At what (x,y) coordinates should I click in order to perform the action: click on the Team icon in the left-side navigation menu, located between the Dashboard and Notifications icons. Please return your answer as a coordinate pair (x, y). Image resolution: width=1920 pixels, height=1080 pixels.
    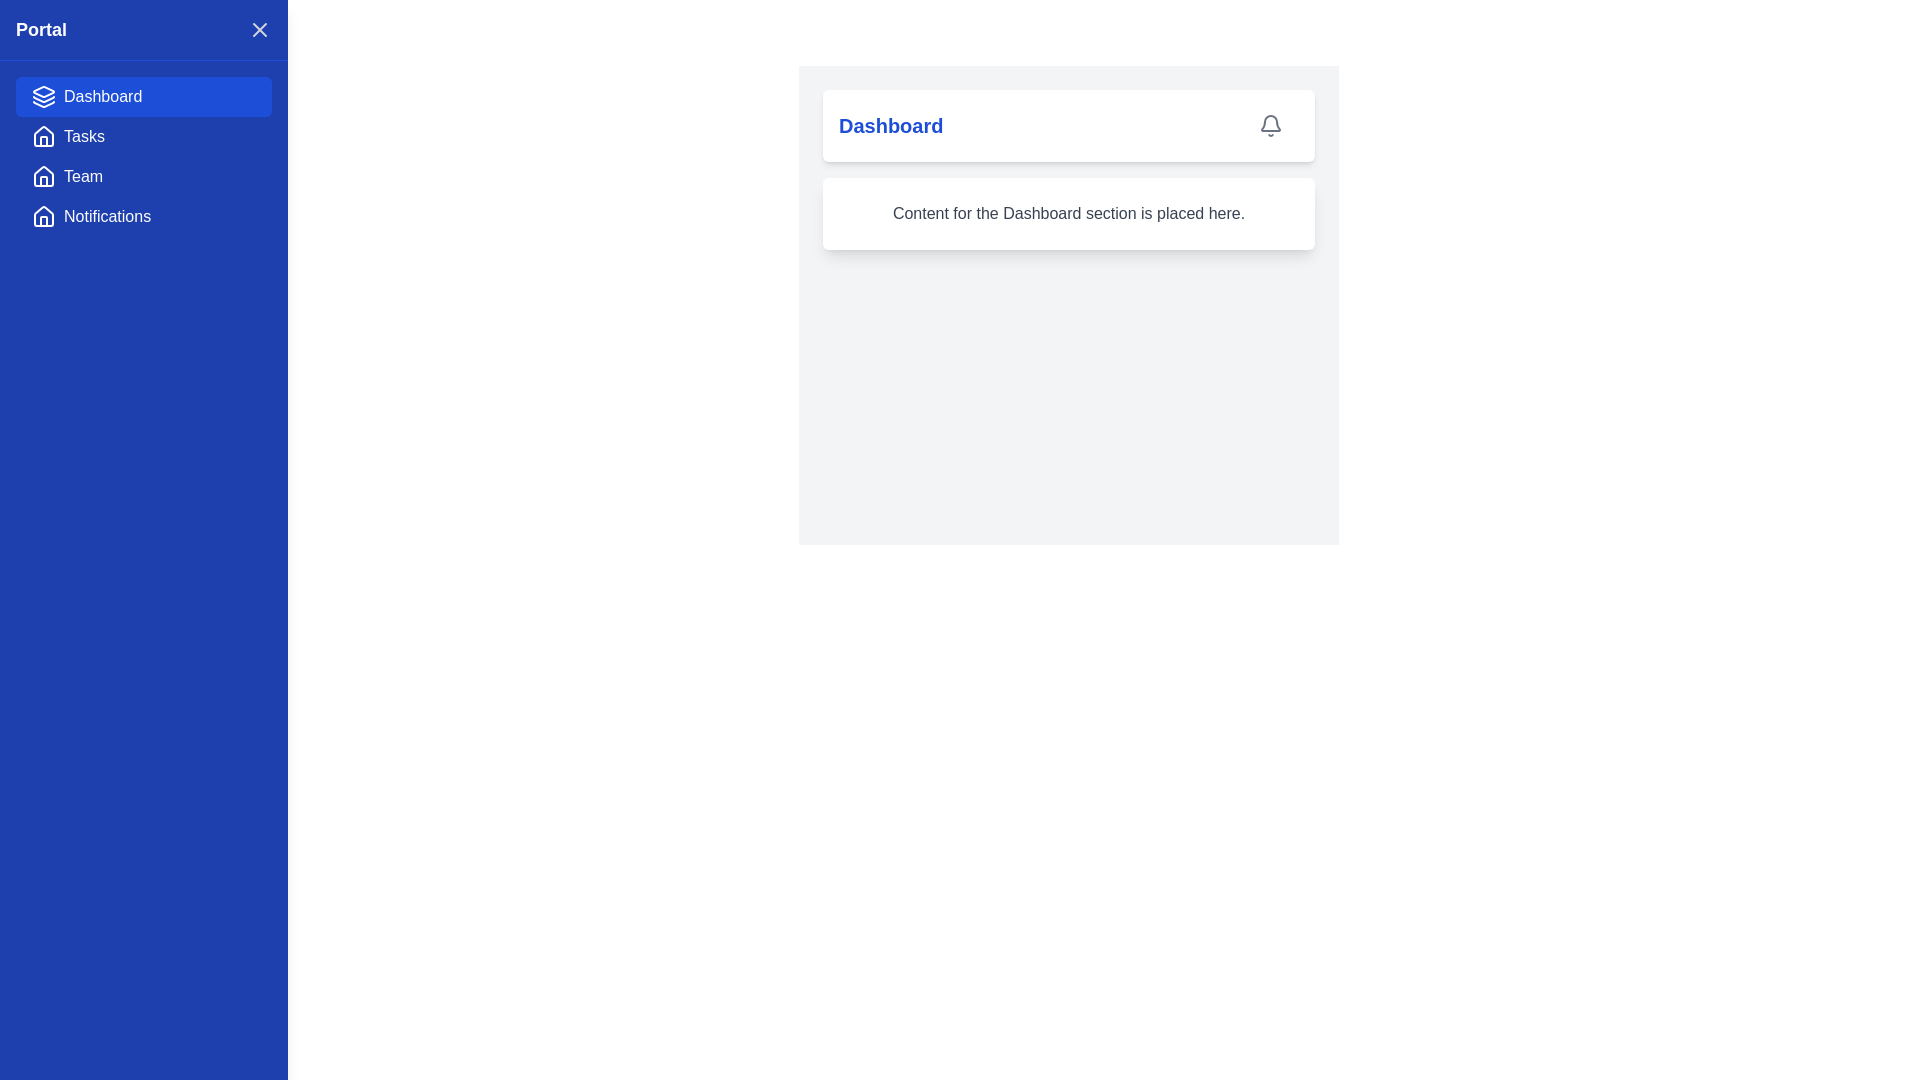
    Looking at the image, I should click on (43, 175).